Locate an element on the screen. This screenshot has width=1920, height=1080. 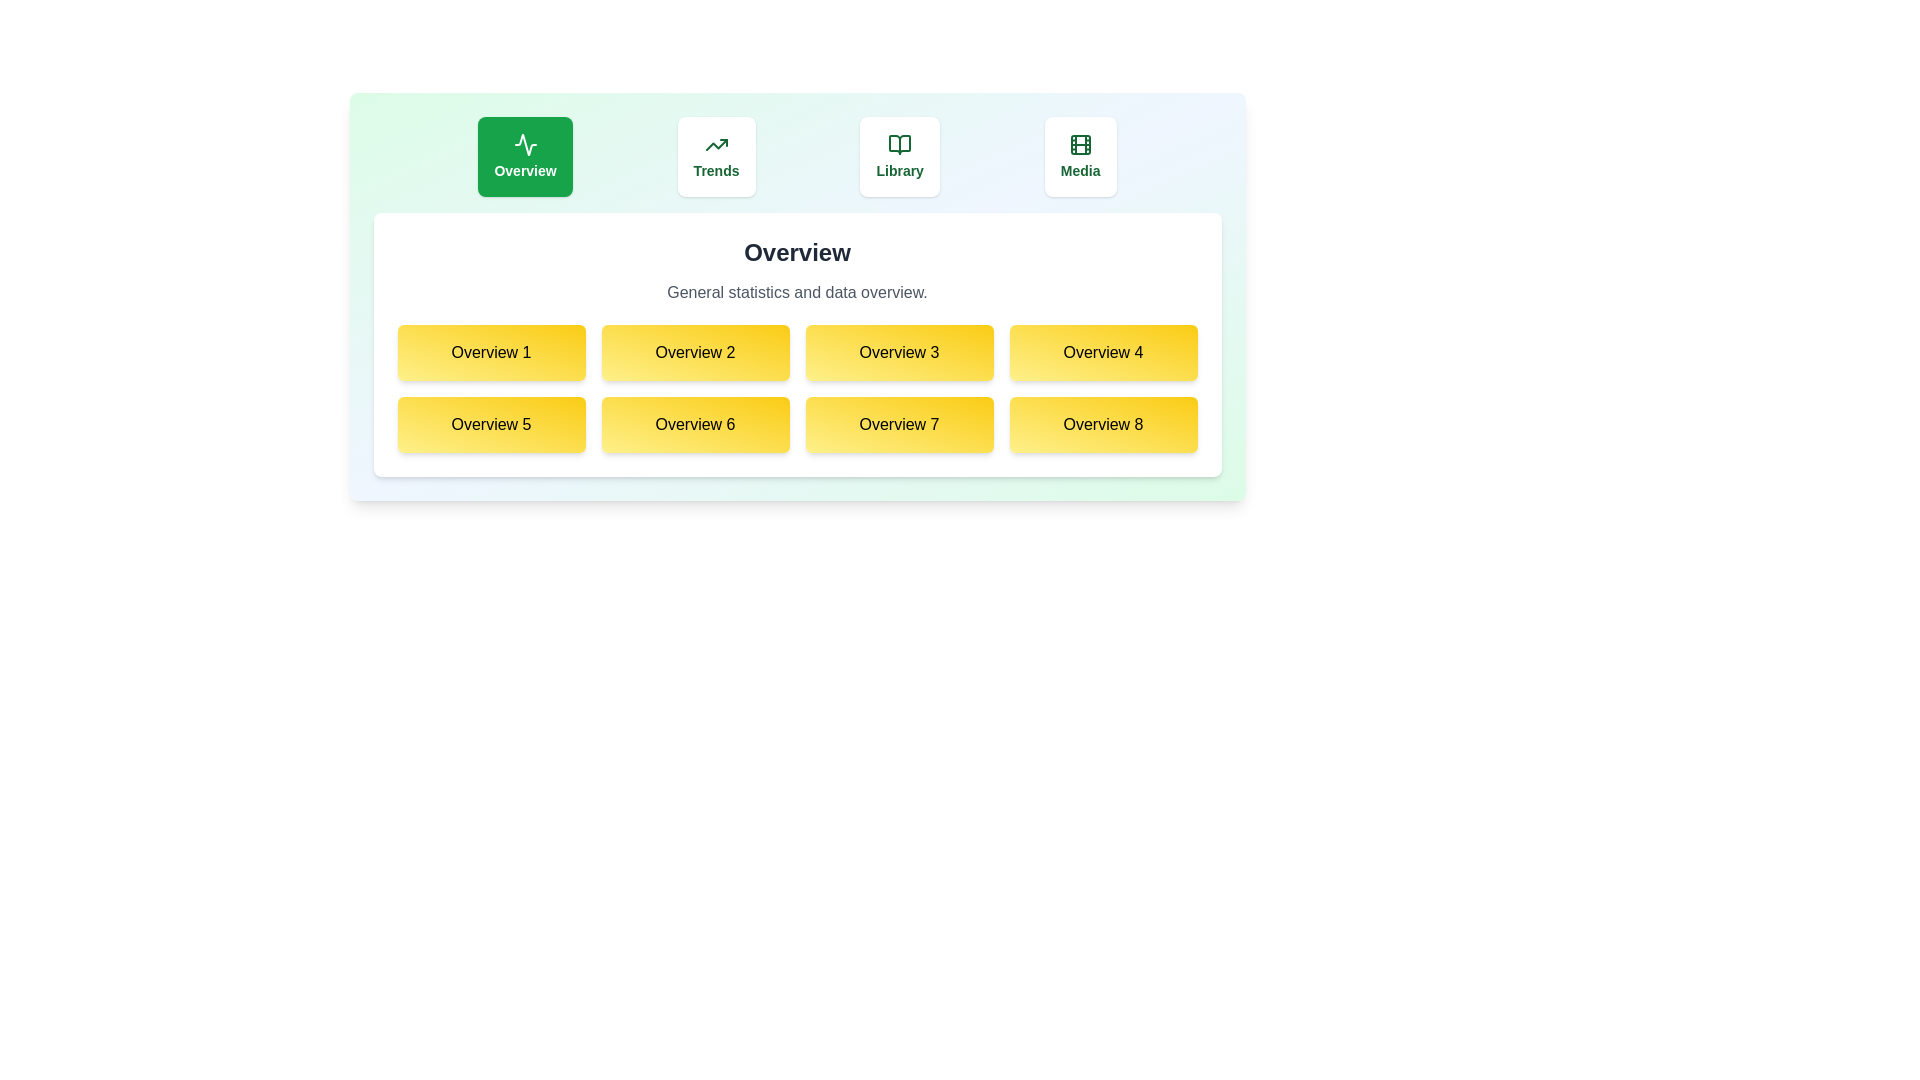
the tab labeled Overview to observe its hover effect is located at coordinates (525, 156).